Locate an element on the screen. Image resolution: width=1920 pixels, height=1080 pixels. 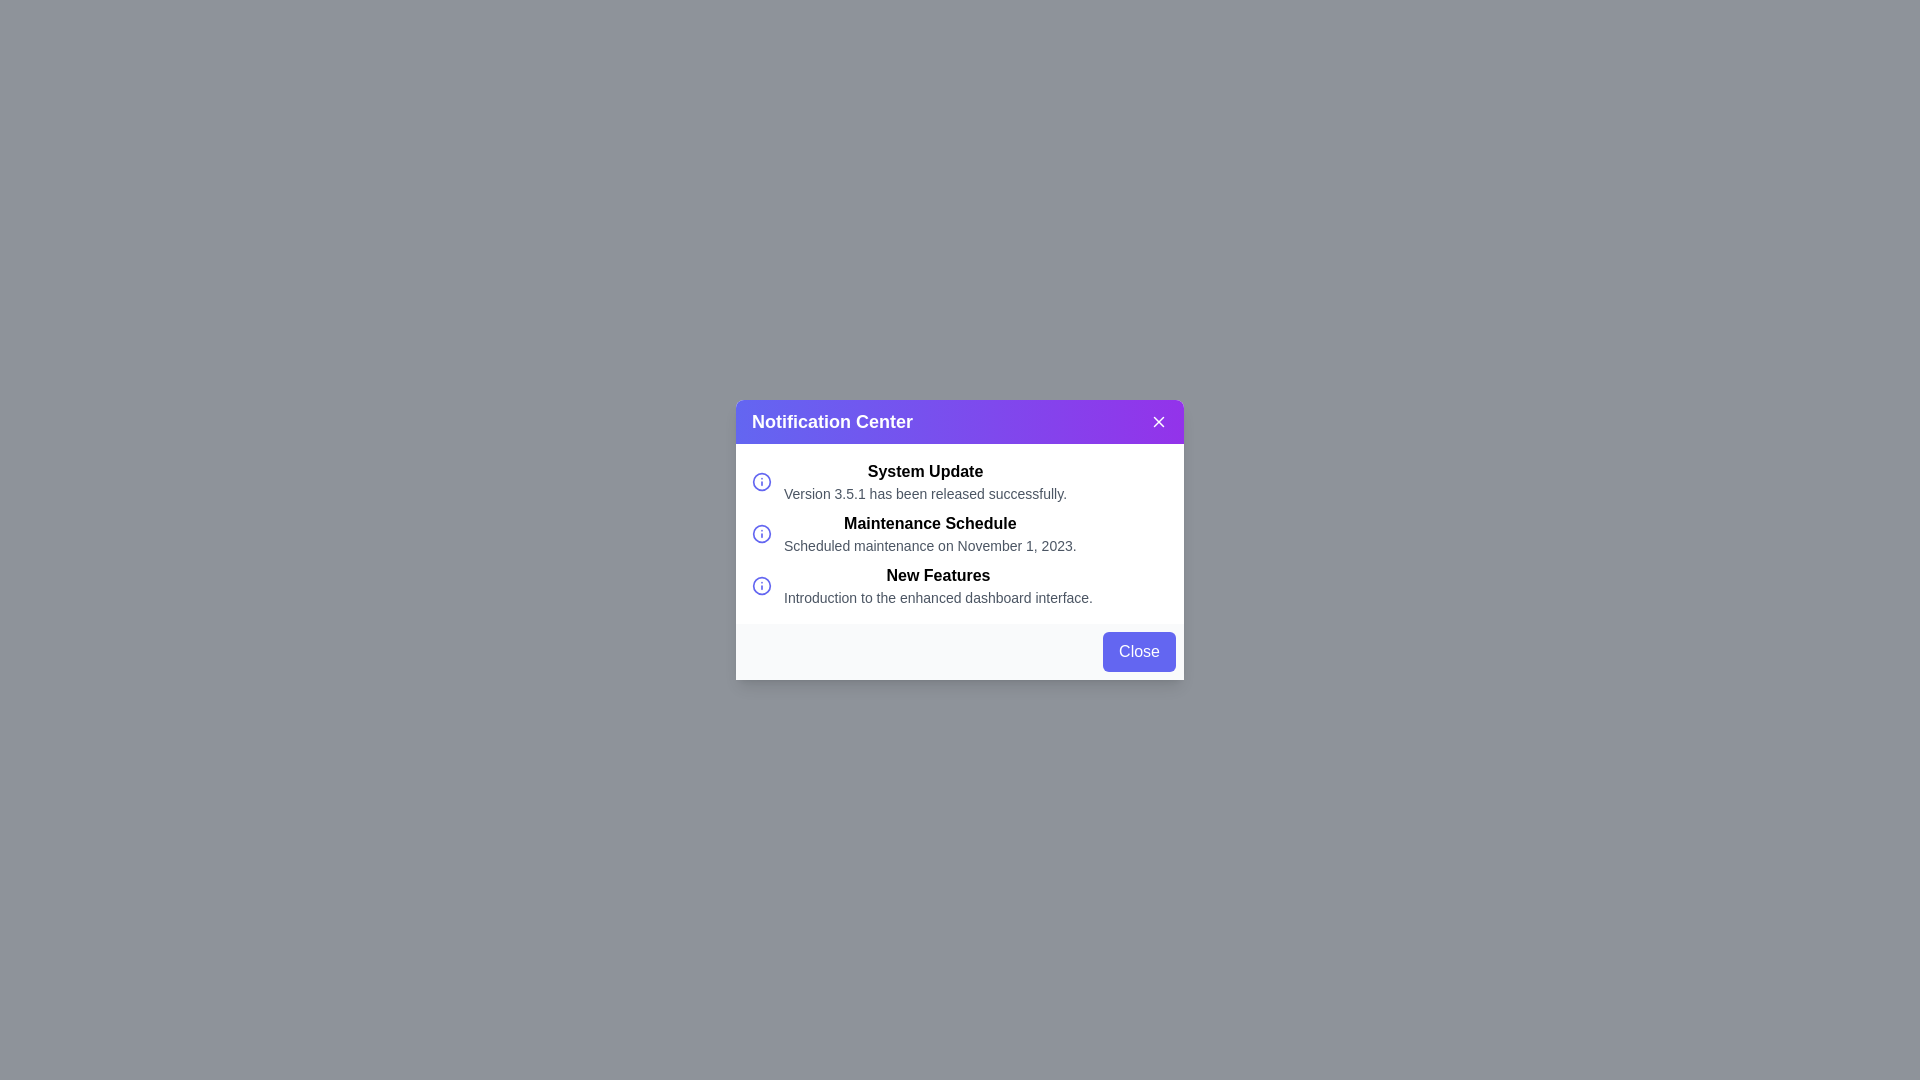
the 'Close' button at the bottom-right of the dialog is located at coordinates (1139, 651).